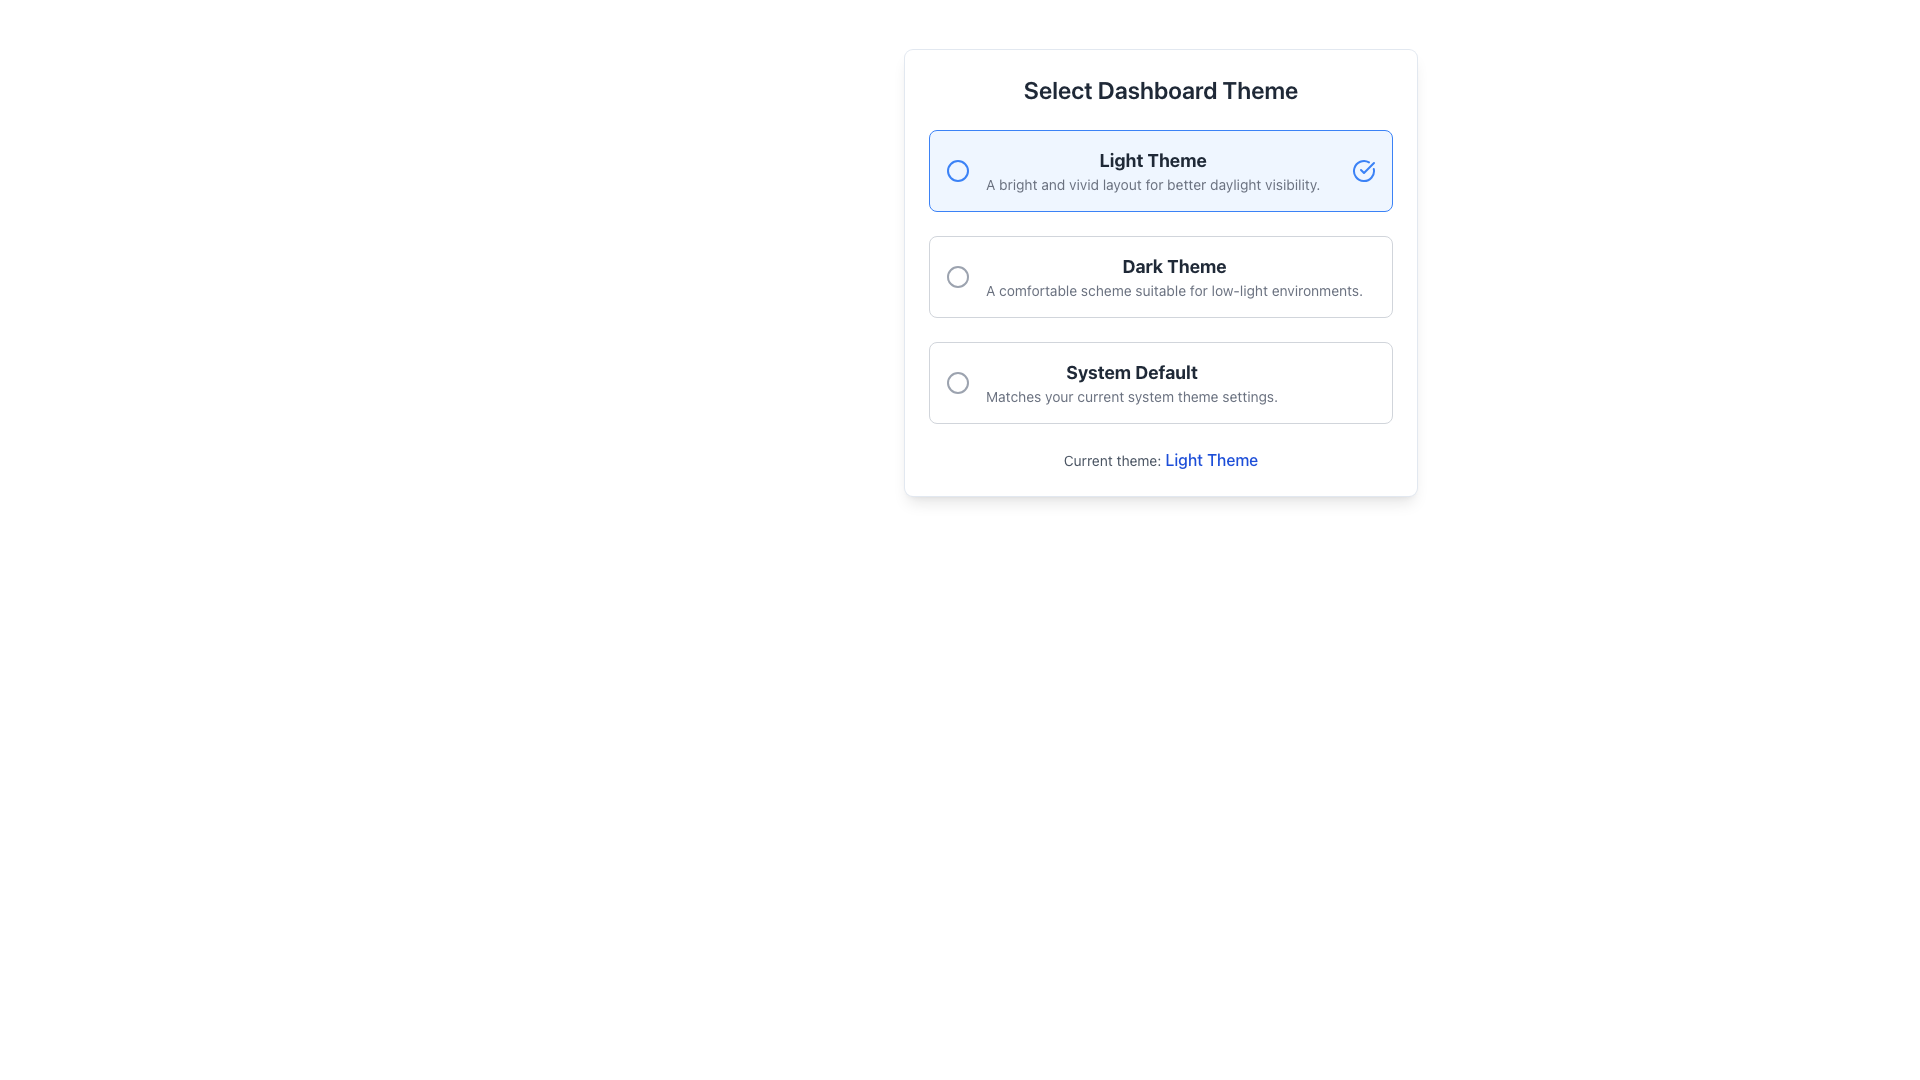 The width and height of the screenshot is (1920, 1080). I want to click on text label that says 'A bright and vivid layout for better daylight visibility.' located below the 'Light Theme' title in the 'Select Dashboard Theme' interface, so click(1153, 185).